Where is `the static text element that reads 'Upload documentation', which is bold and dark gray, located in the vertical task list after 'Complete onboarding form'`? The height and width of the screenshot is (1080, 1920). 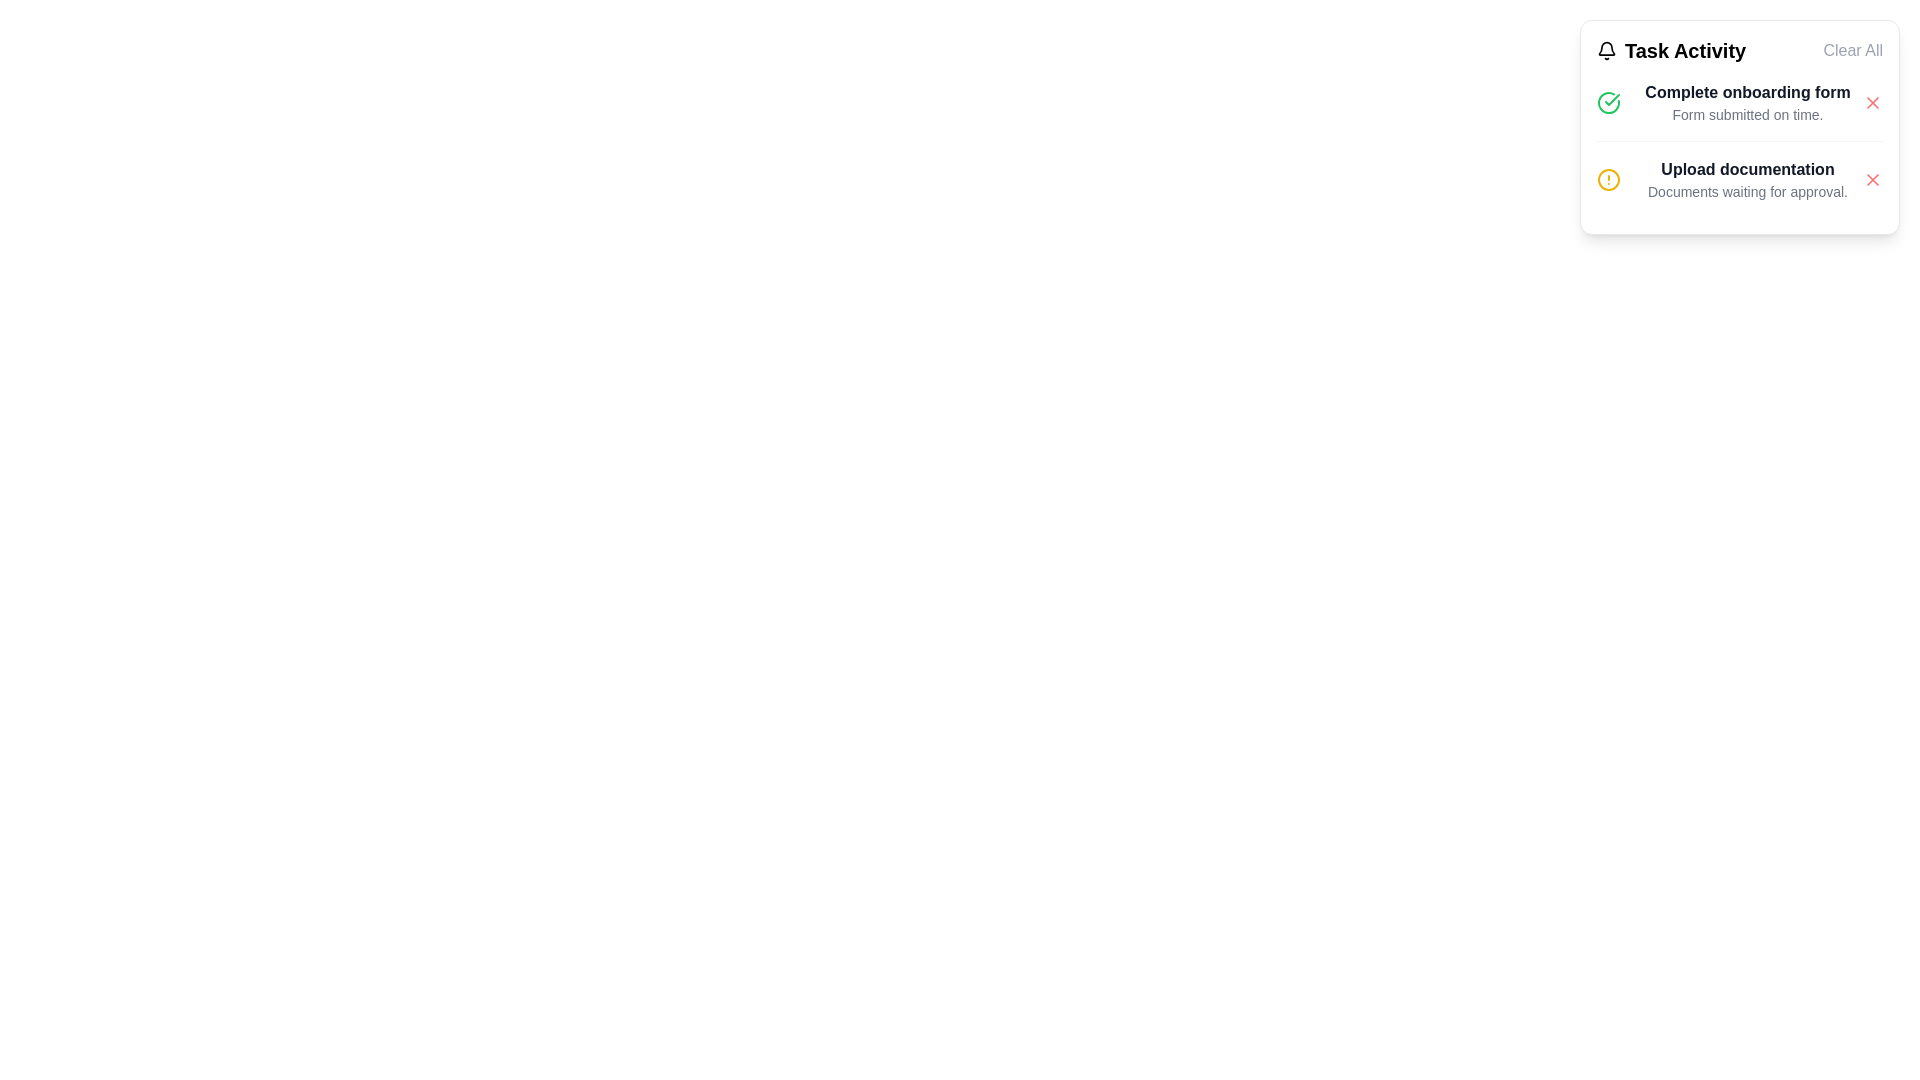 the static text element that reads 'Upload documentation', which is bold and dark gray, located in the vertical task list after 'Complete onboarding form' is located at coordinates (1746, 168).